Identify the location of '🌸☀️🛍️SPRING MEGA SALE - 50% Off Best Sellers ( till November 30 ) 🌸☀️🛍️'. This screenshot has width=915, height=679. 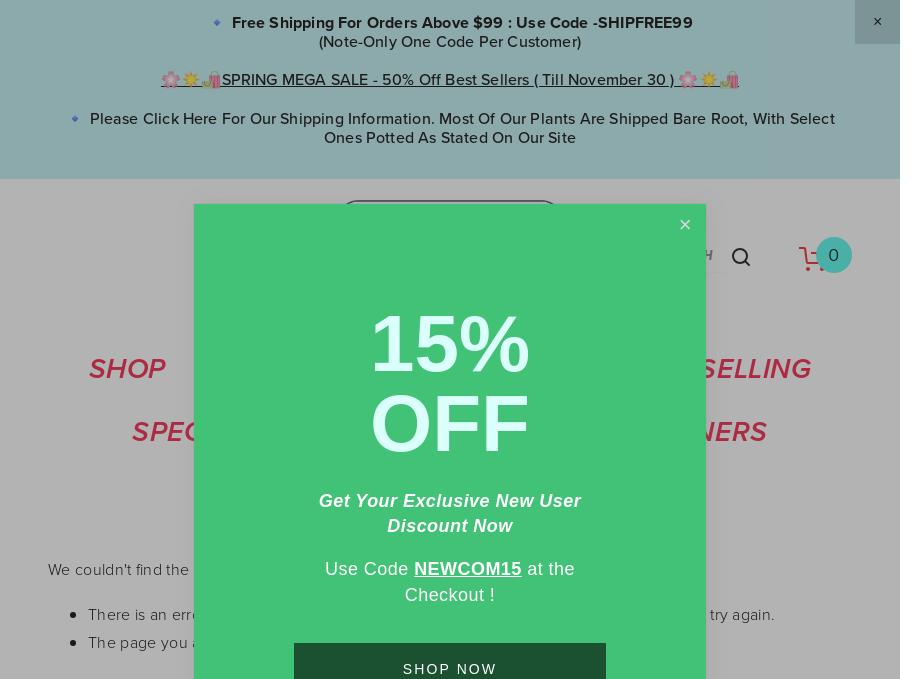
(449, 79).